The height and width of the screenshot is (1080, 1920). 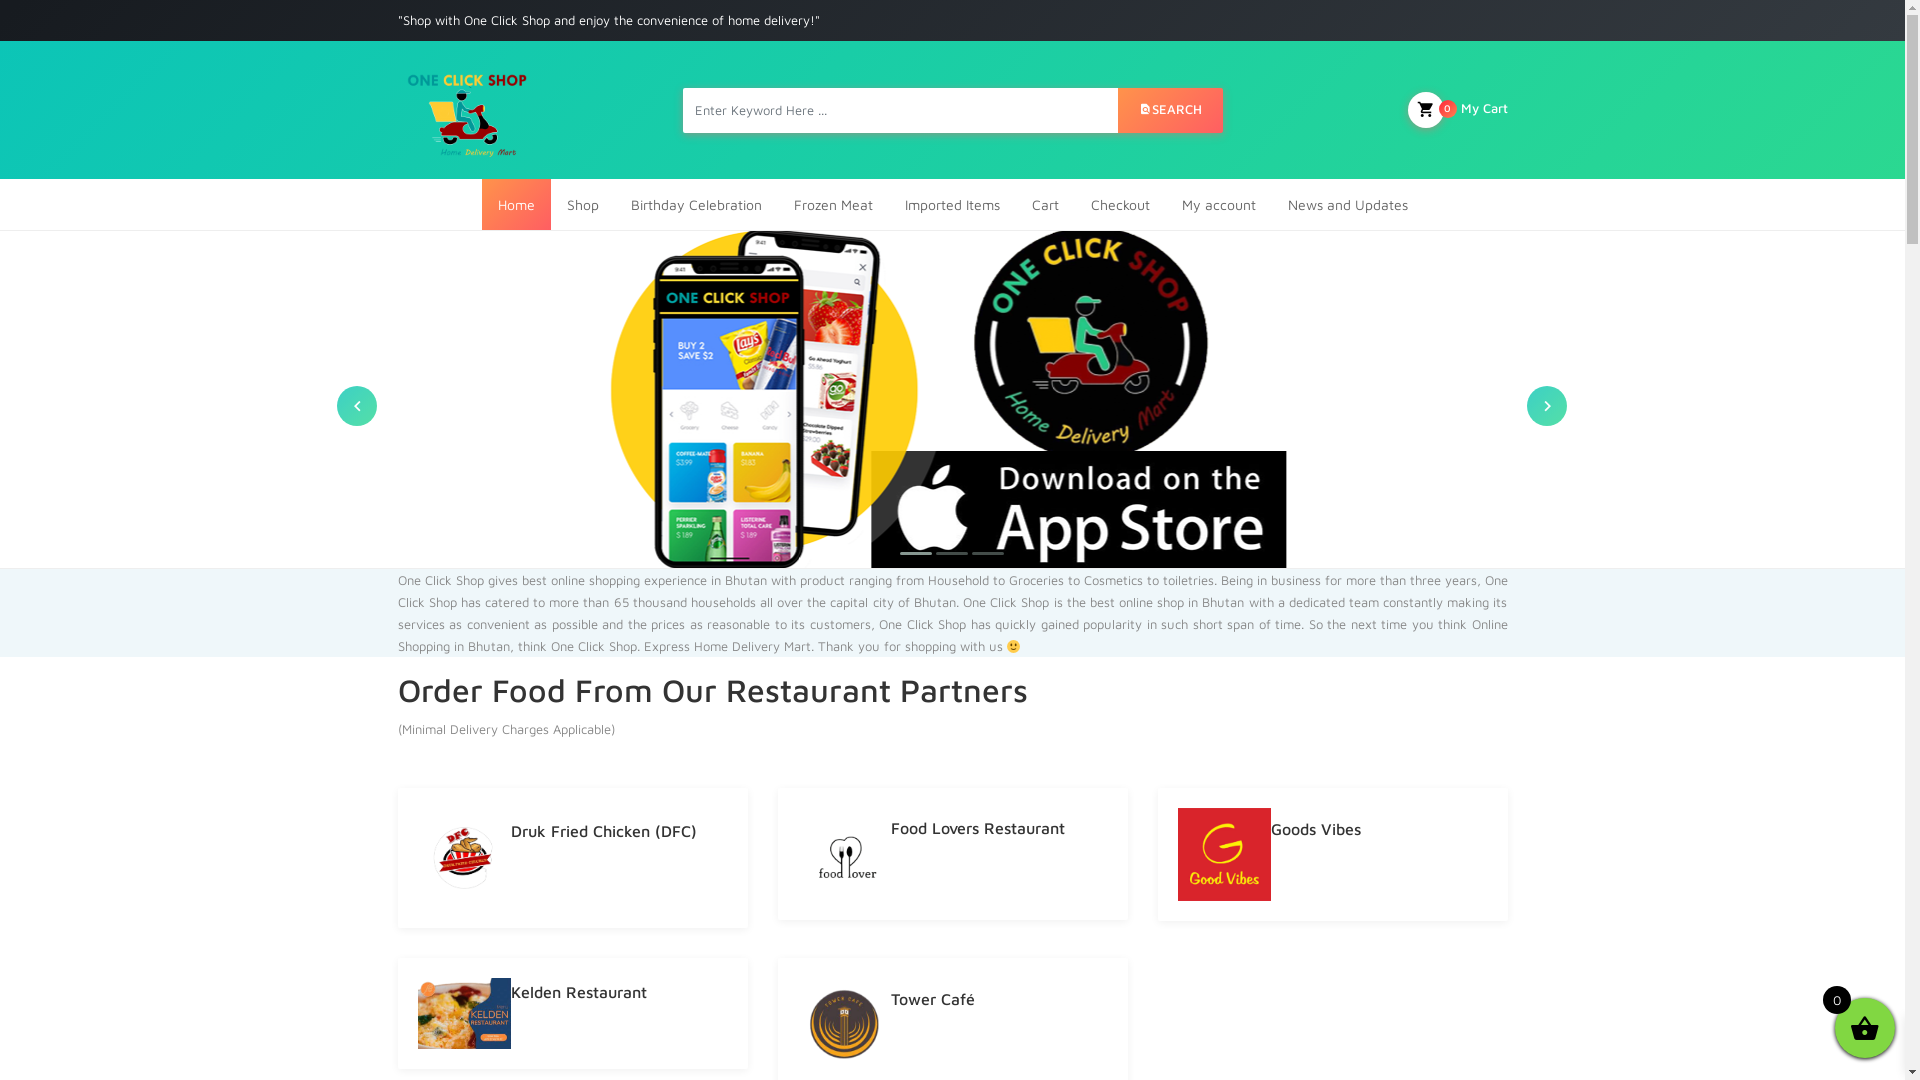 What do you see at coordinates (888, 832) in the screenshot?
I see `'Food Lovers Restaurant'` at bounding box center [888, 832].